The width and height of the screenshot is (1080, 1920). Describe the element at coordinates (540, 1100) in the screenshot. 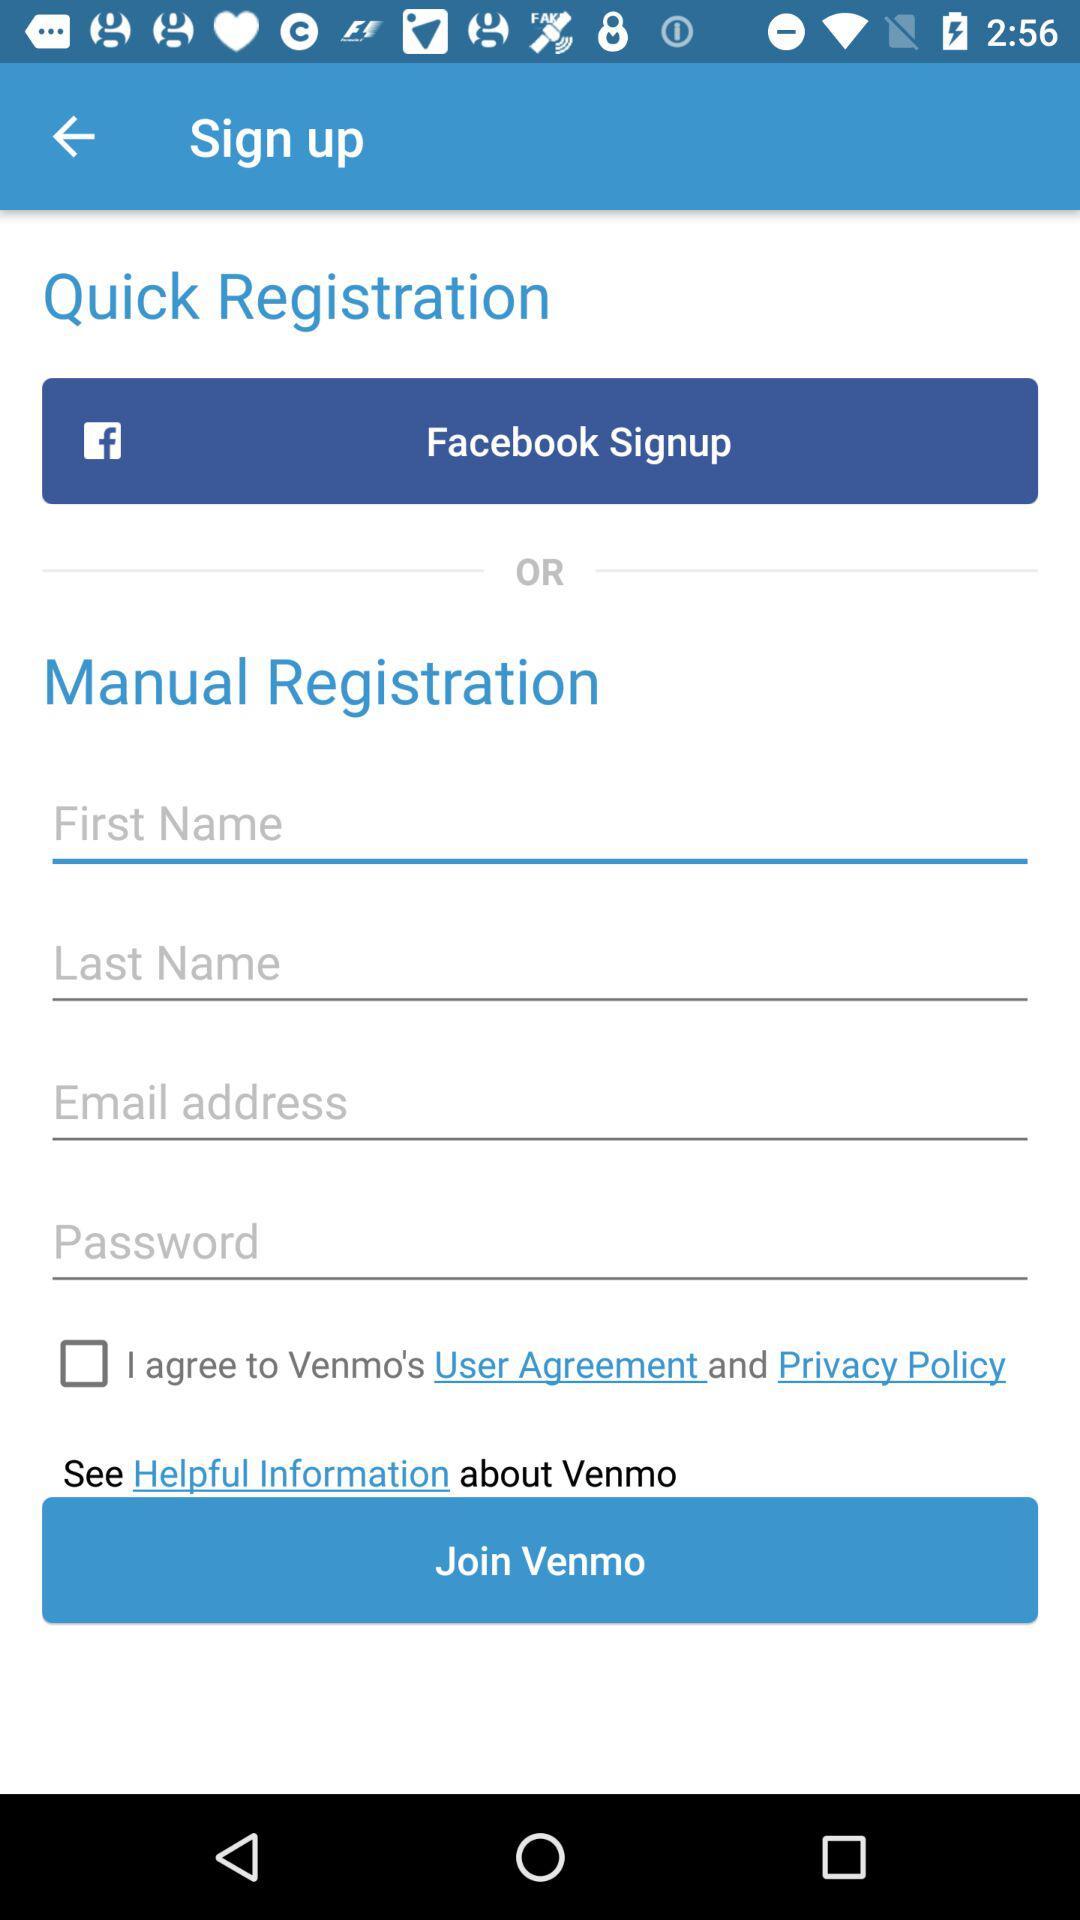

I see `email address field` at that location.